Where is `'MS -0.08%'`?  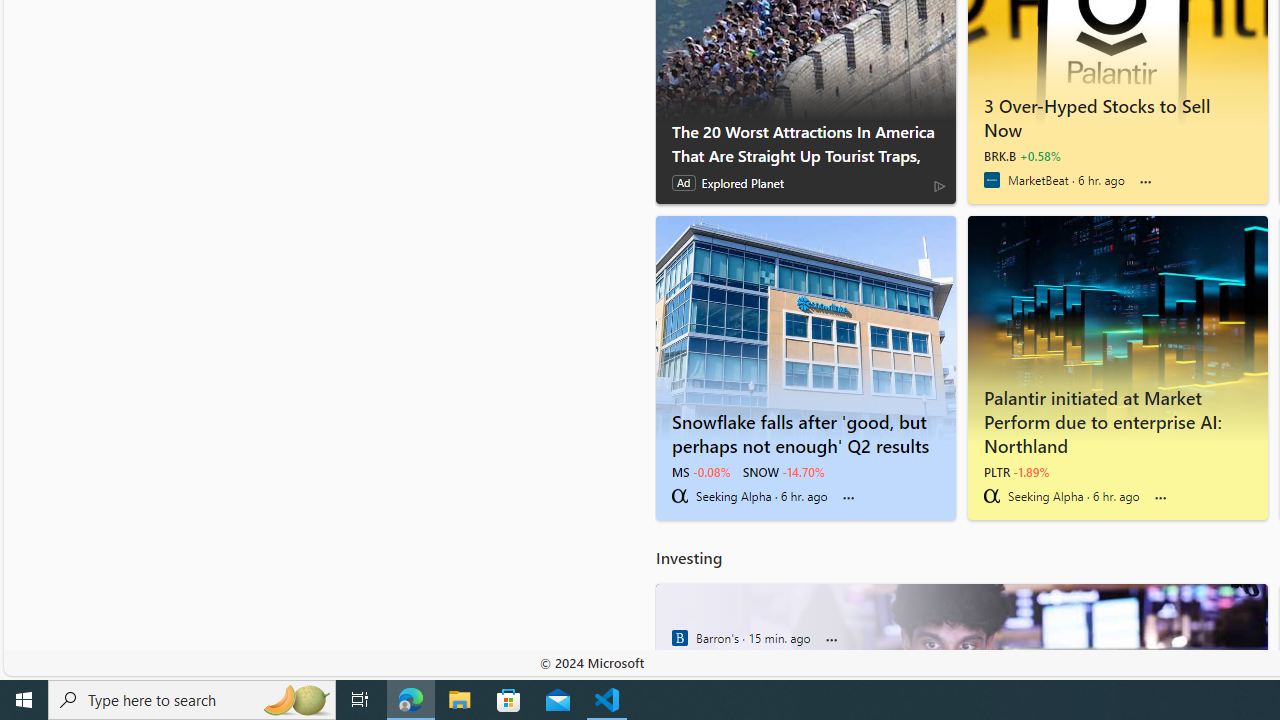 'MS -0.08%' is located at coordinates (700, 471).